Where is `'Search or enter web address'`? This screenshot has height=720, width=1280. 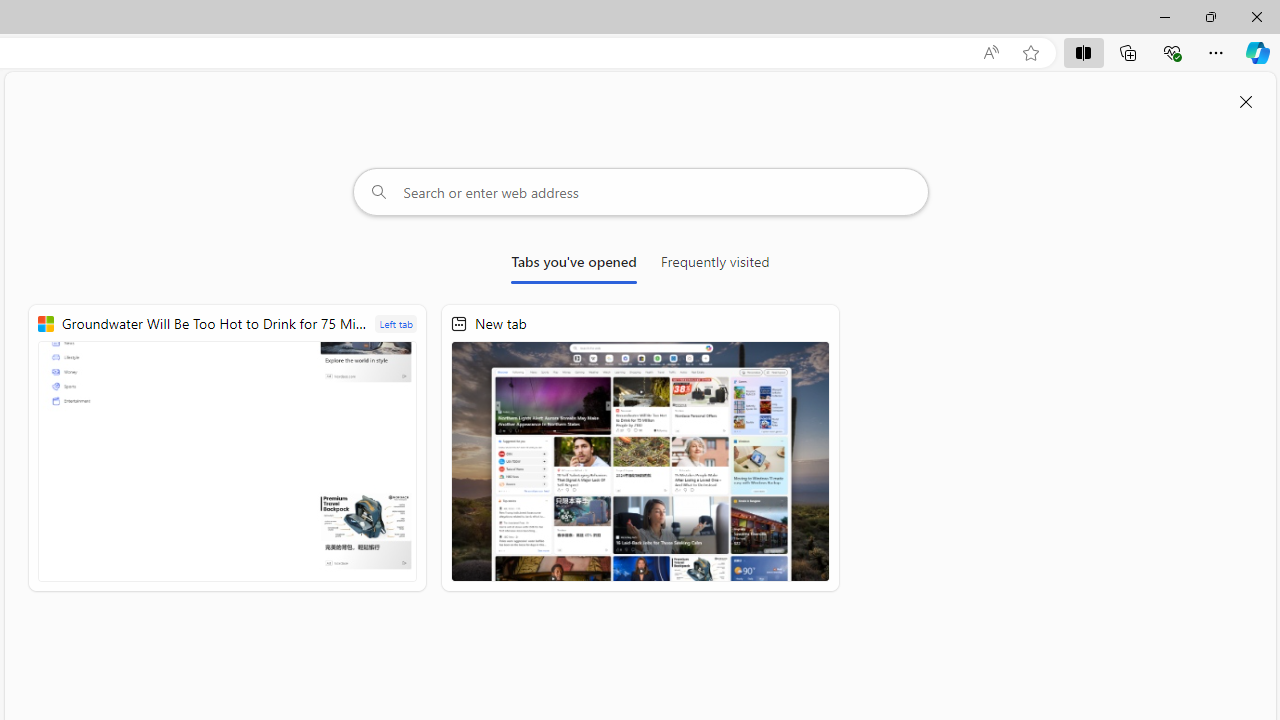
'Search or enter web address' is located at coordinates (640, 191).